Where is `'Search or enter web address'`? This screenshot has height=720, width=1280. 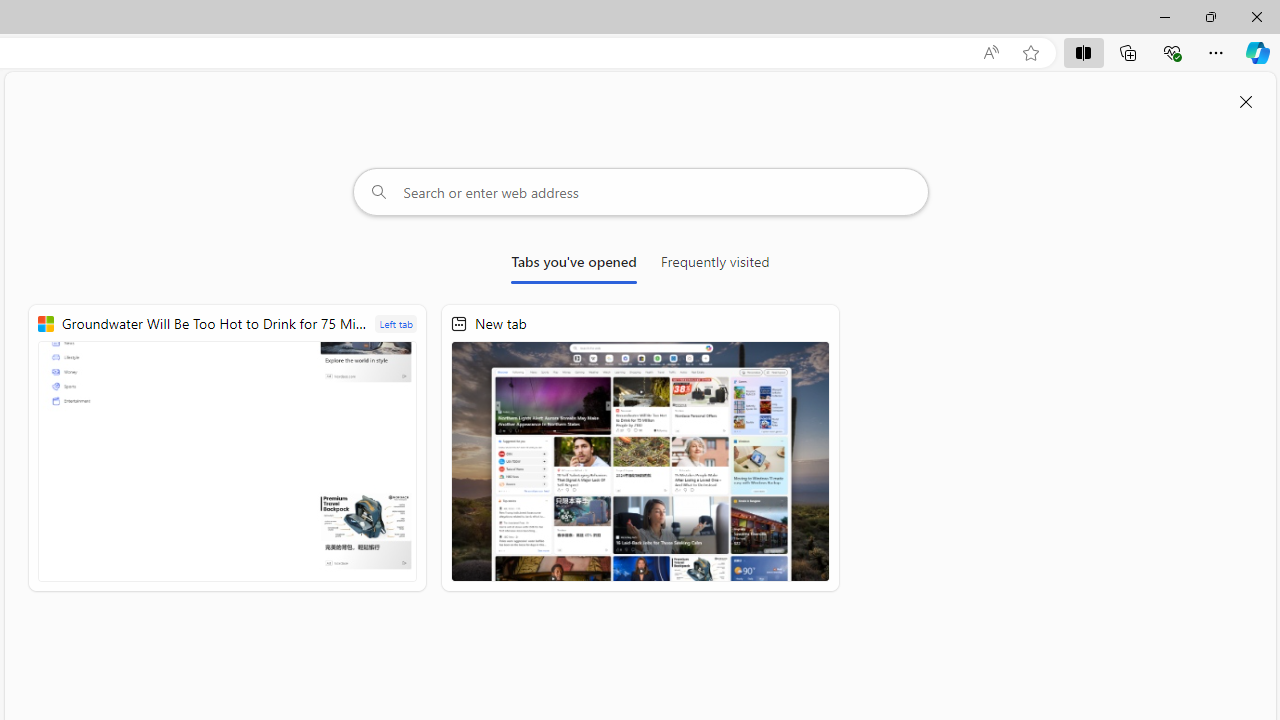
'Search or enter web address' is located at coordinates (640, 191).